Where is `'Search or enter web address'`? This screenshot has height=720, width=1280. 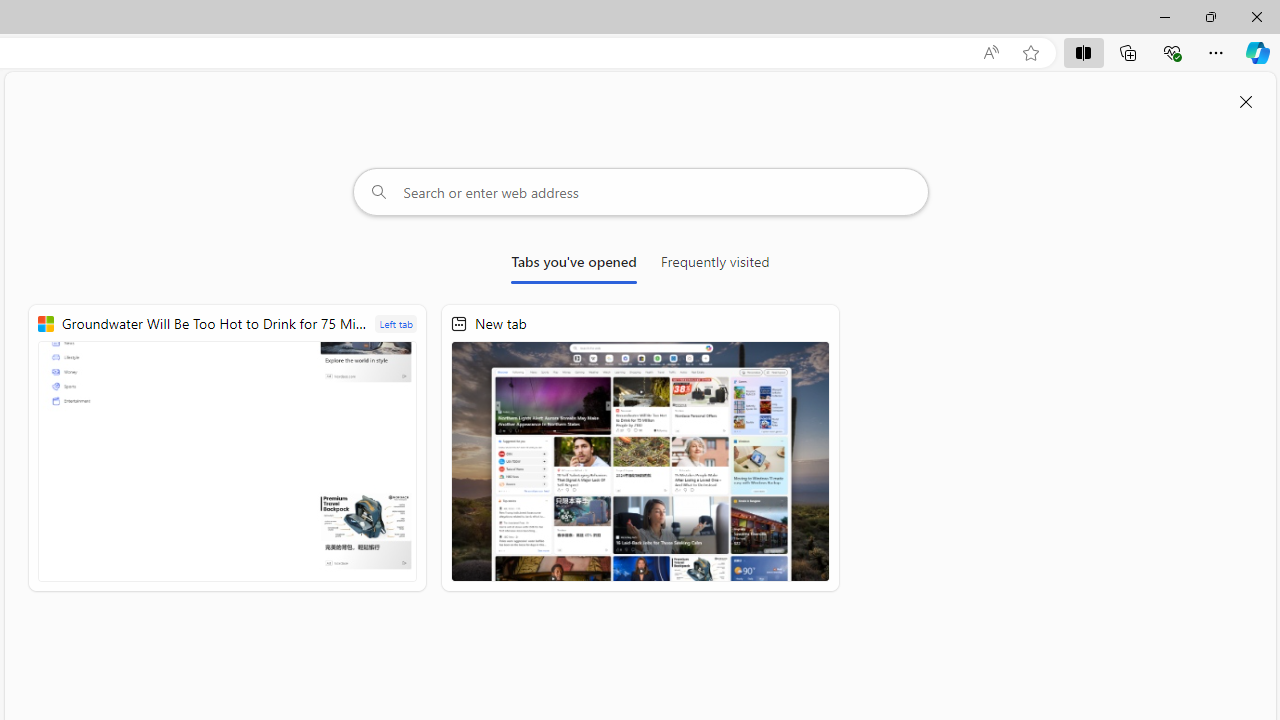
'Search or enter web address' is located at coordinates (640, 191).